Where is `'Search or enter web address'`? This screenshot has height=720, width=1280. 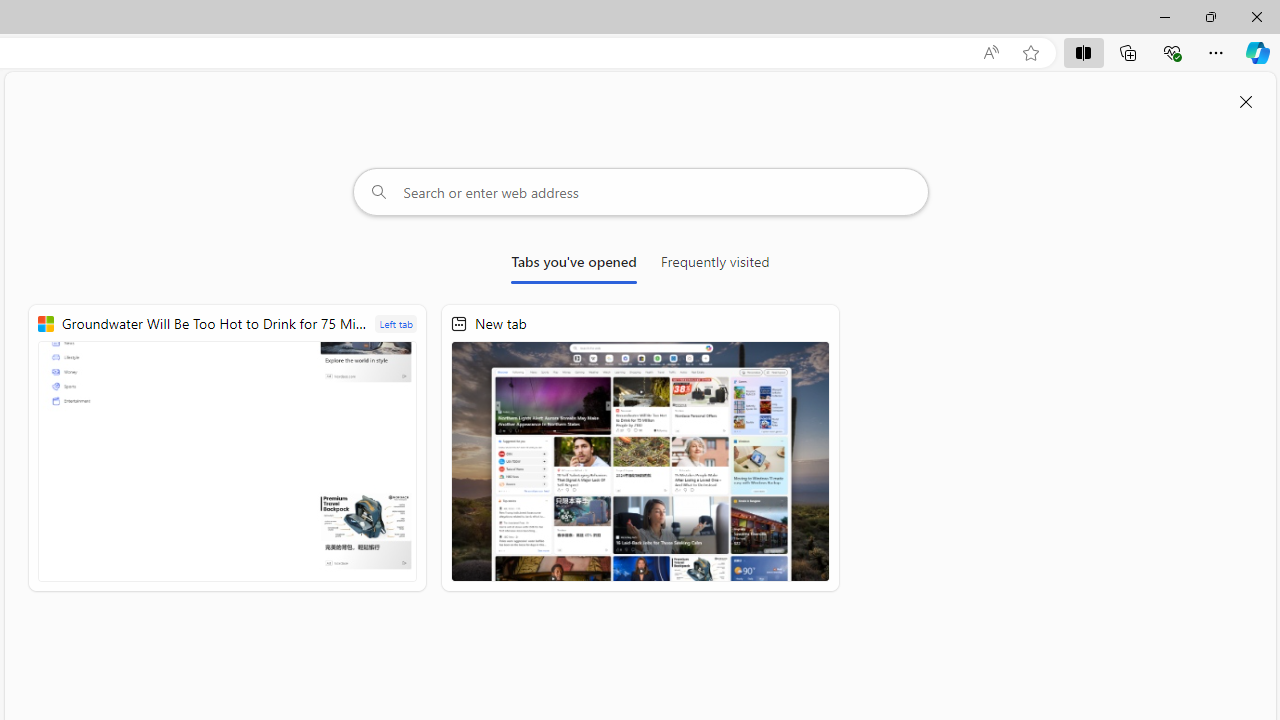
'Search or enter web address' is located at coordinates (640, 191).